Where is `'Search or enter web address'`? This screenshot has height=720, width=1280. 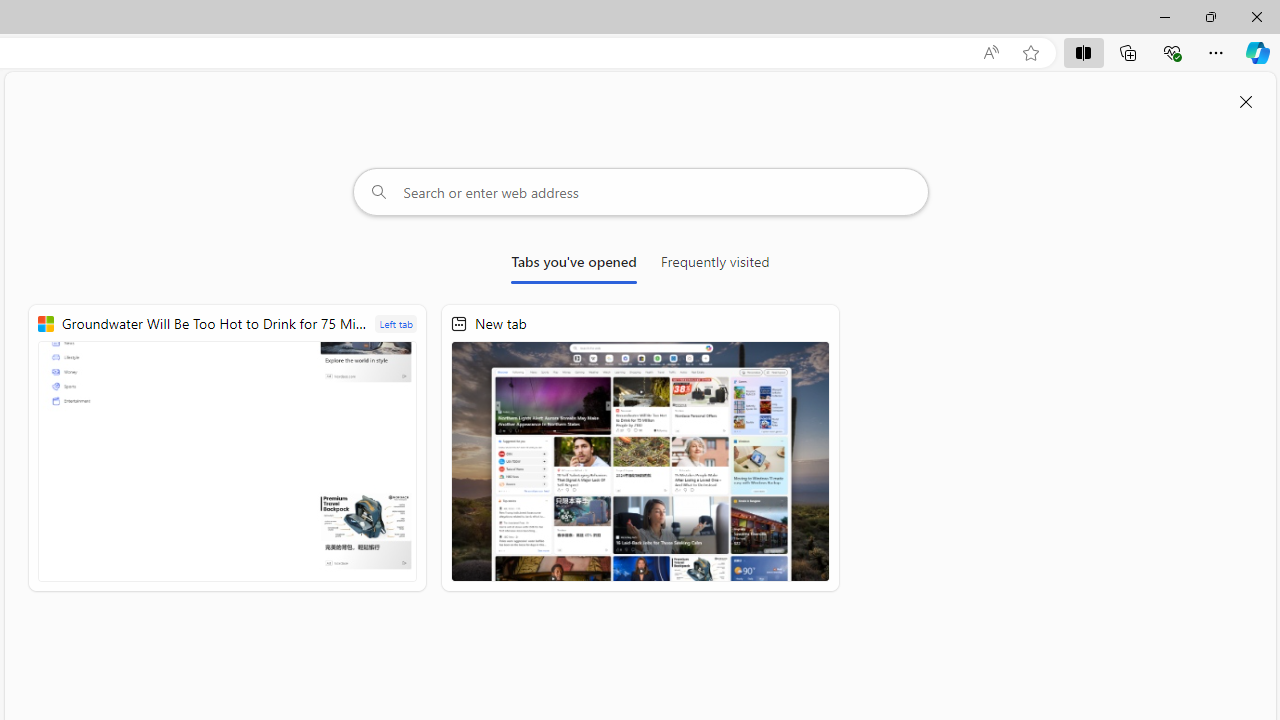
'Search or enter web address' is located at coordinates (640, 191).